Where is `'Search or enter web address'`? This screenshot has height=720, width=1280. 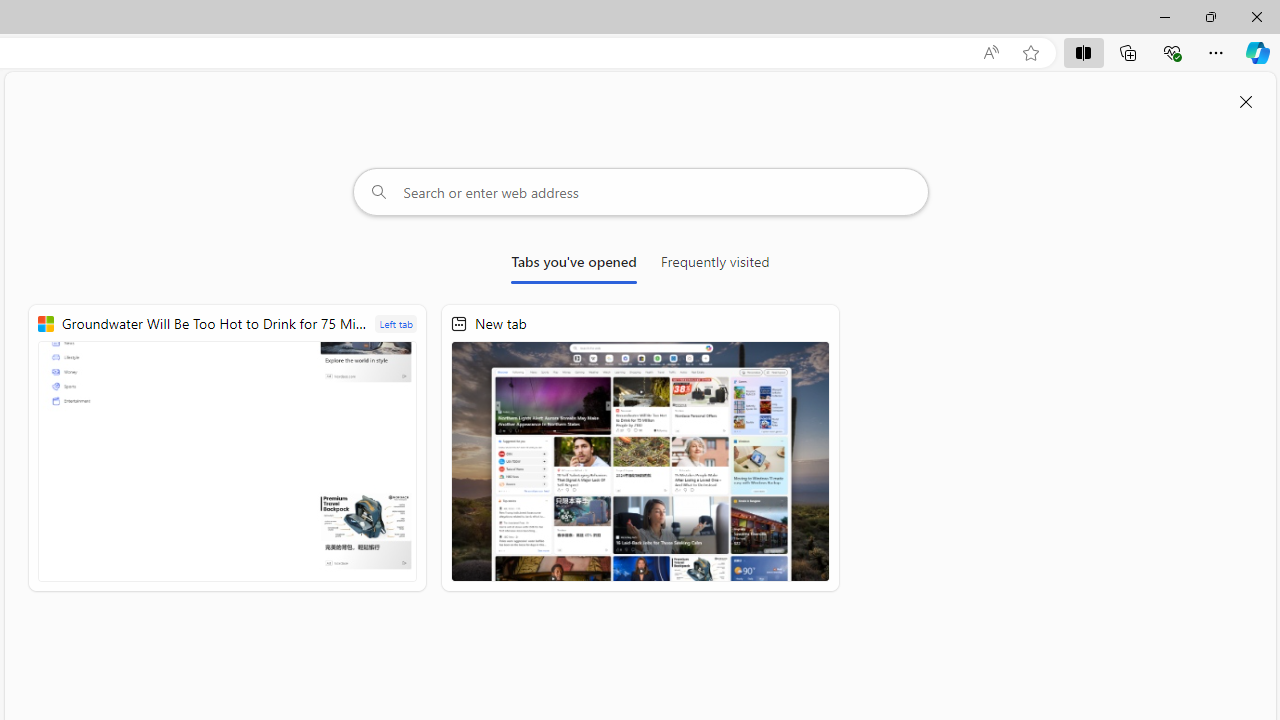
'Search or enter web address' is located at coordinates (640, 191).